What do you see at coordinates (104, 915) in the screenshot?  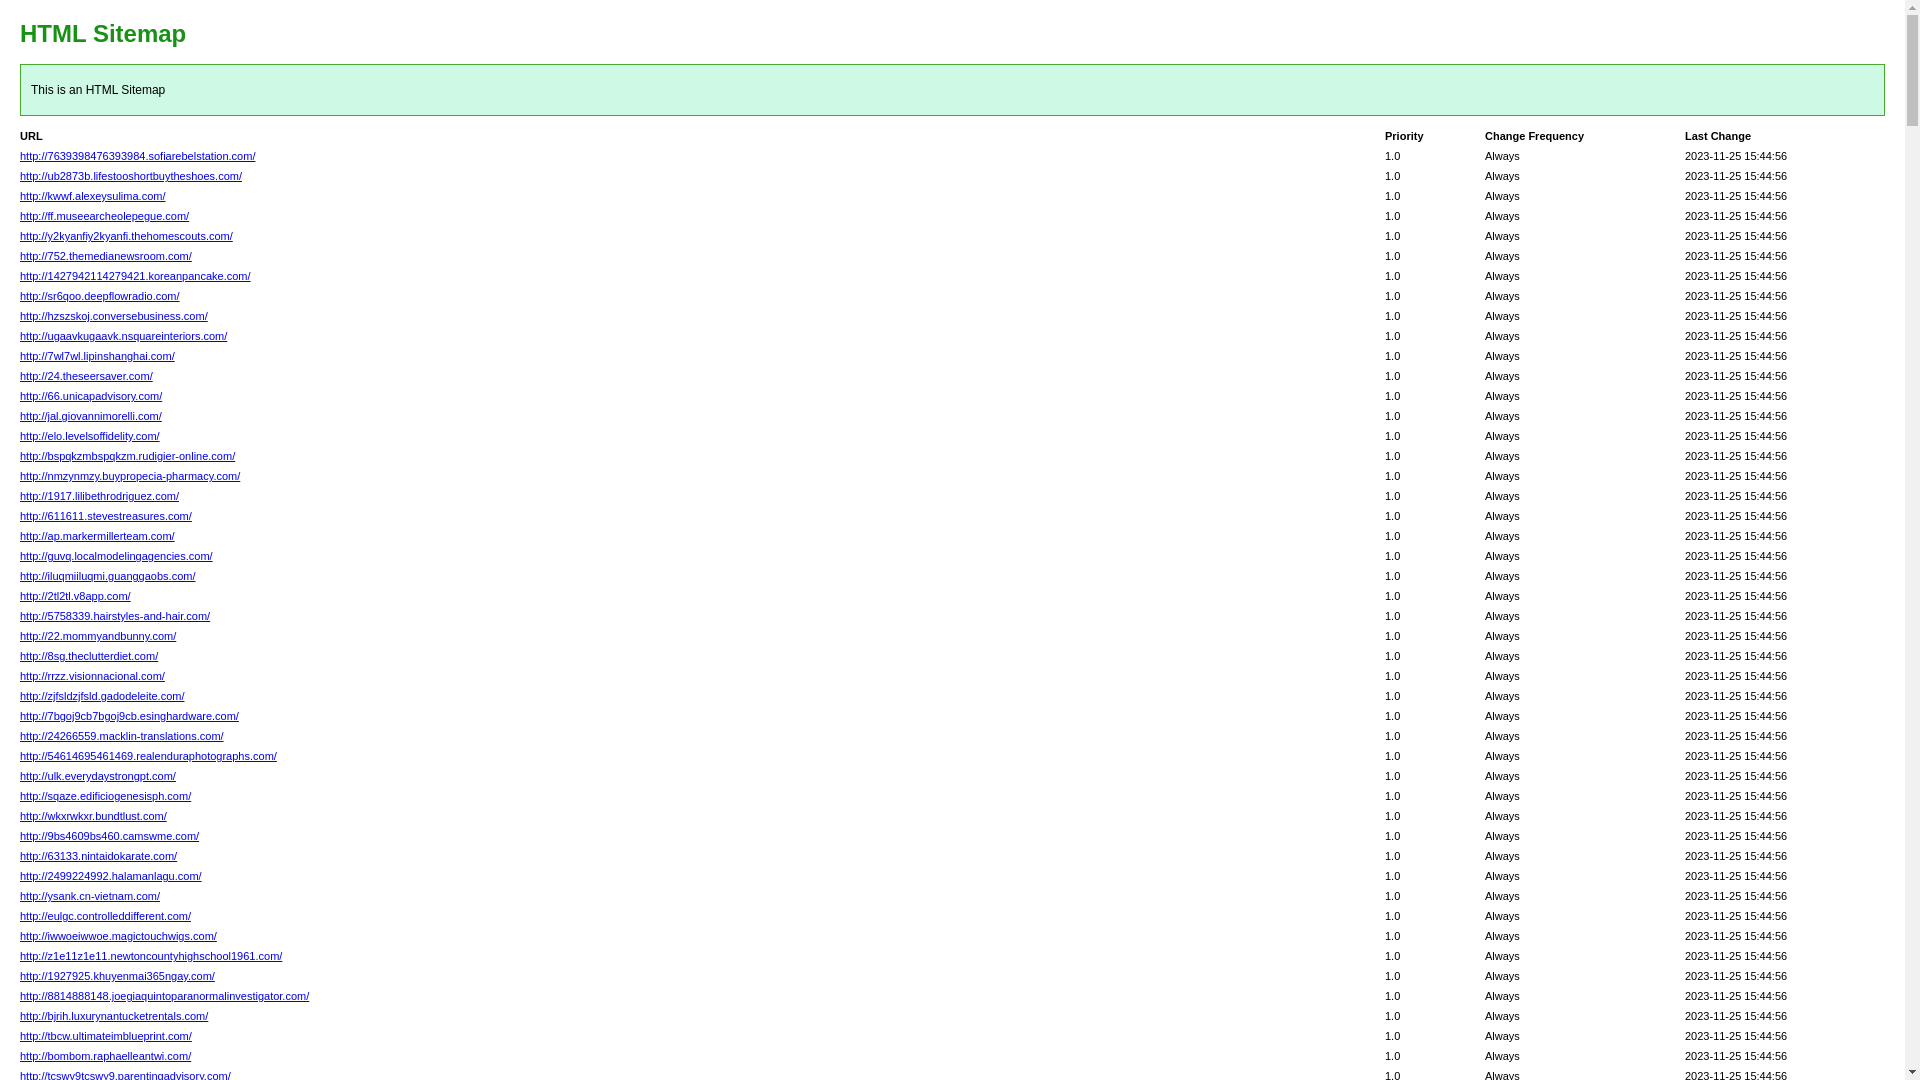 I see `'http://eulgc.controlleddifferent.com/'` at bounding box center [104, 915].